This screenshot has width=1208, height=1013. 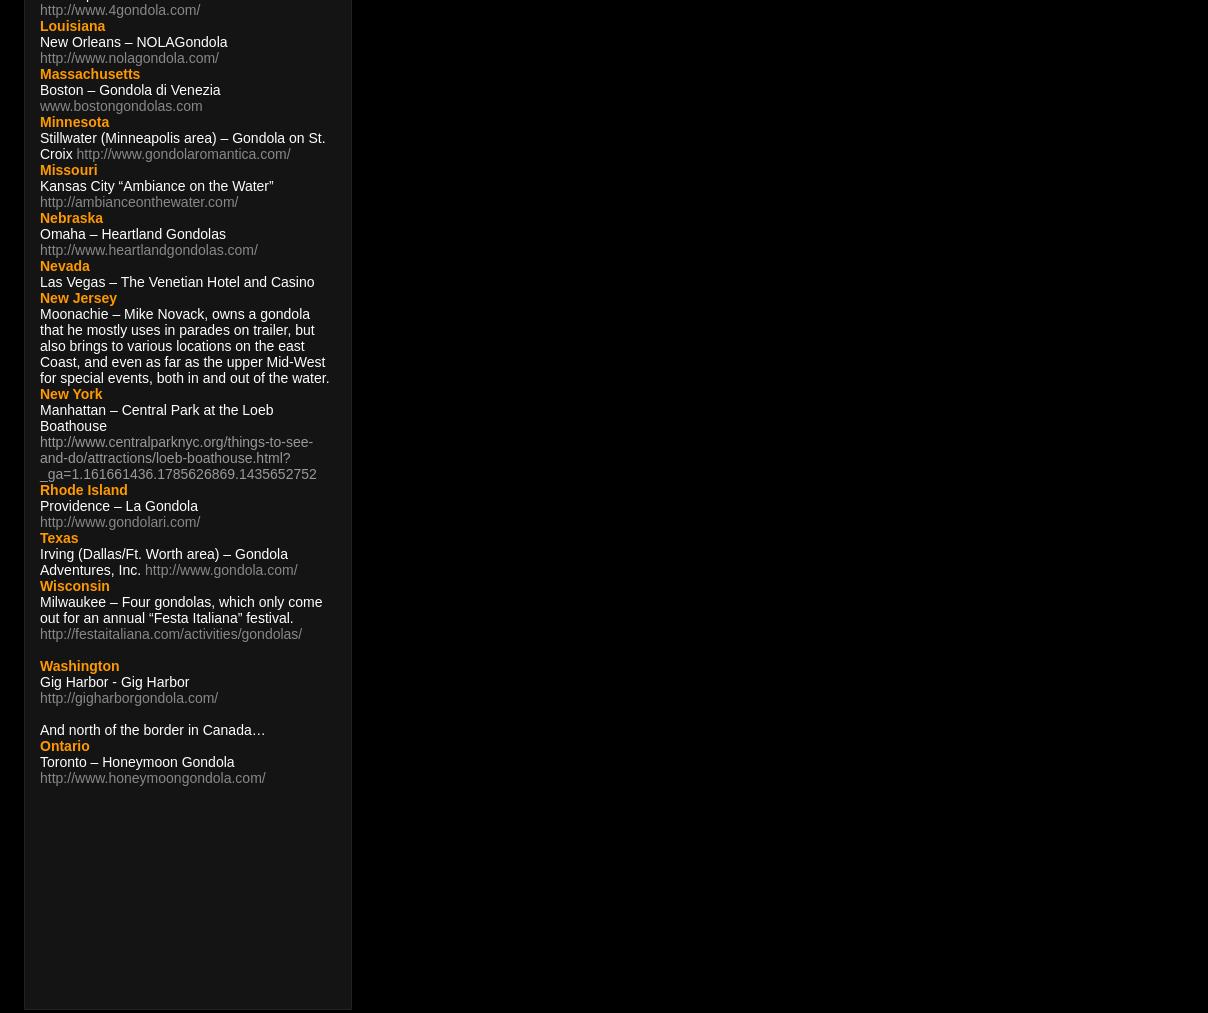 What do you see at coordinates (38, 105) in the screenshot?
I see `'www.bostongondolas.com'` at bounding box center [38, 105].